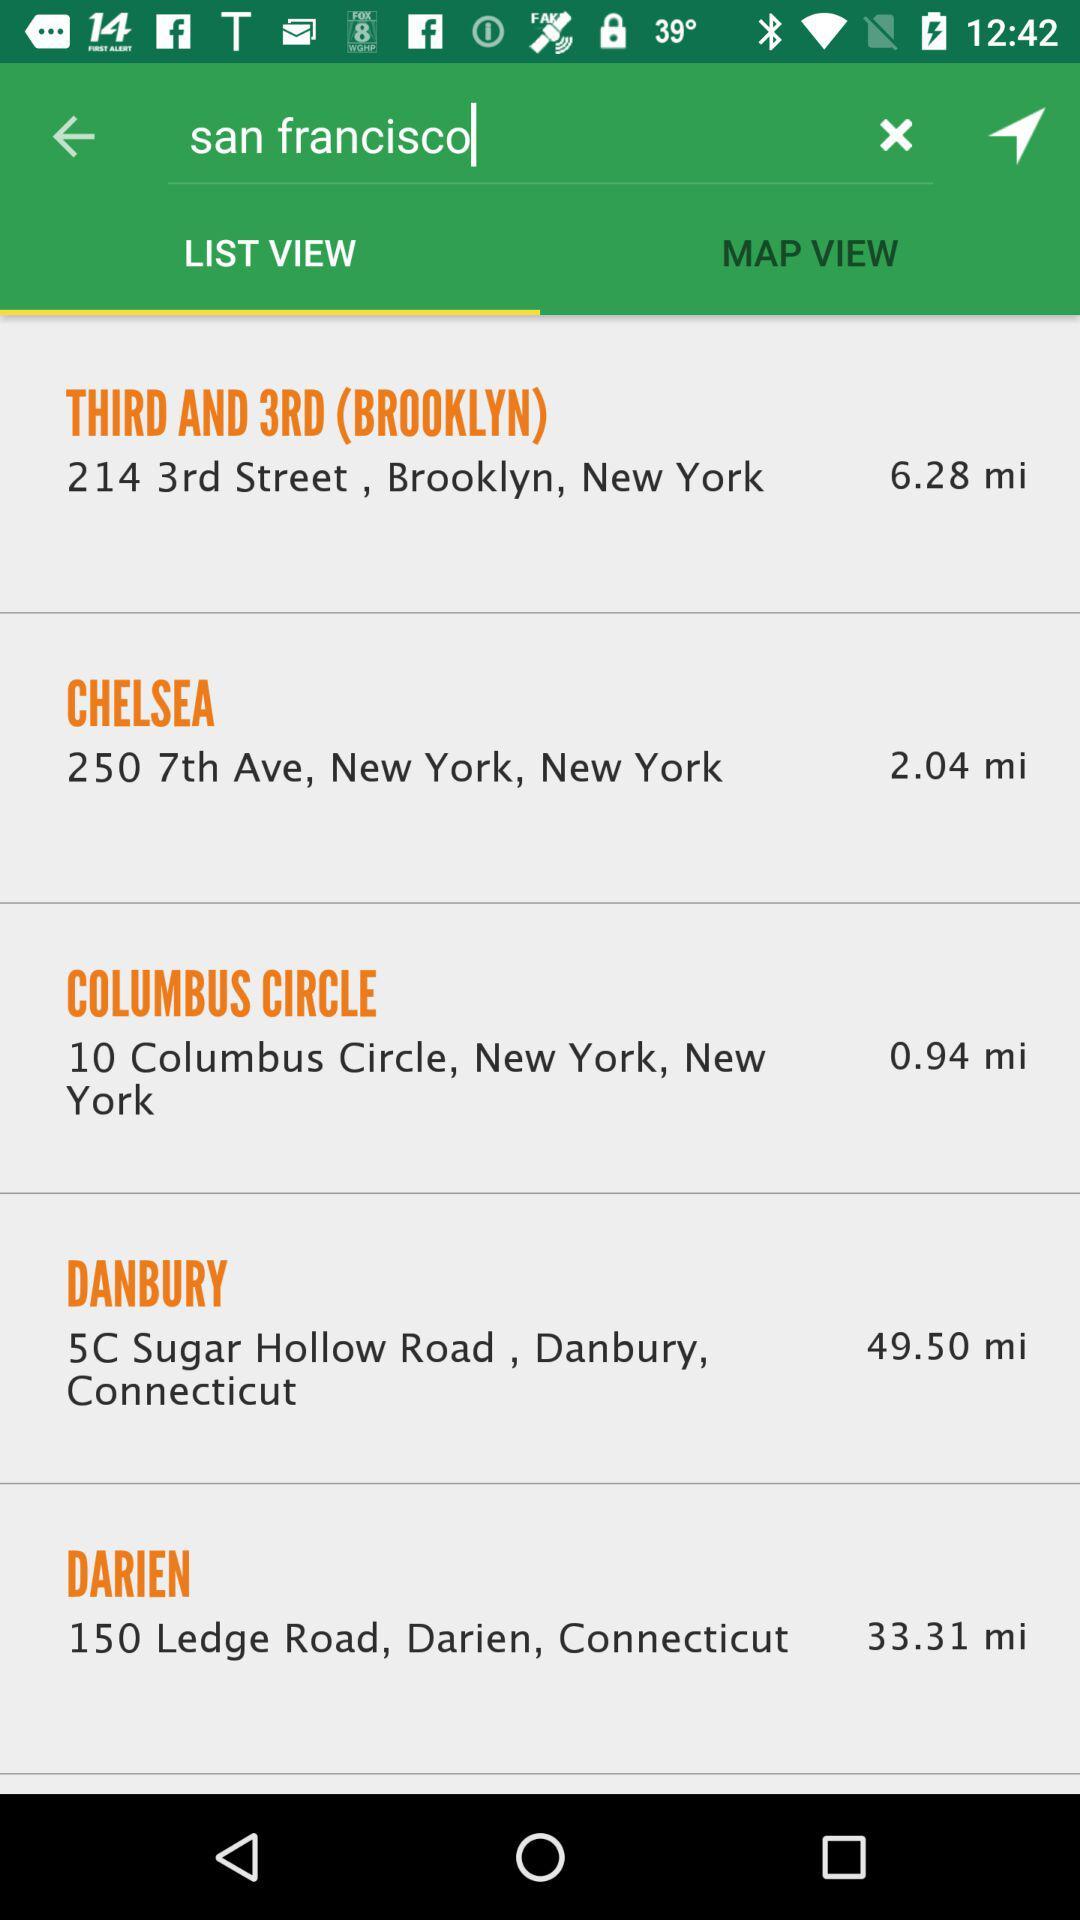 The height and width of the screenshot is (1920, 1080). What do you see at coordinates (394, 767) in the screenshot?
I see `icon to the left of the 2.04 mi item` at bounding box center [394, 767].